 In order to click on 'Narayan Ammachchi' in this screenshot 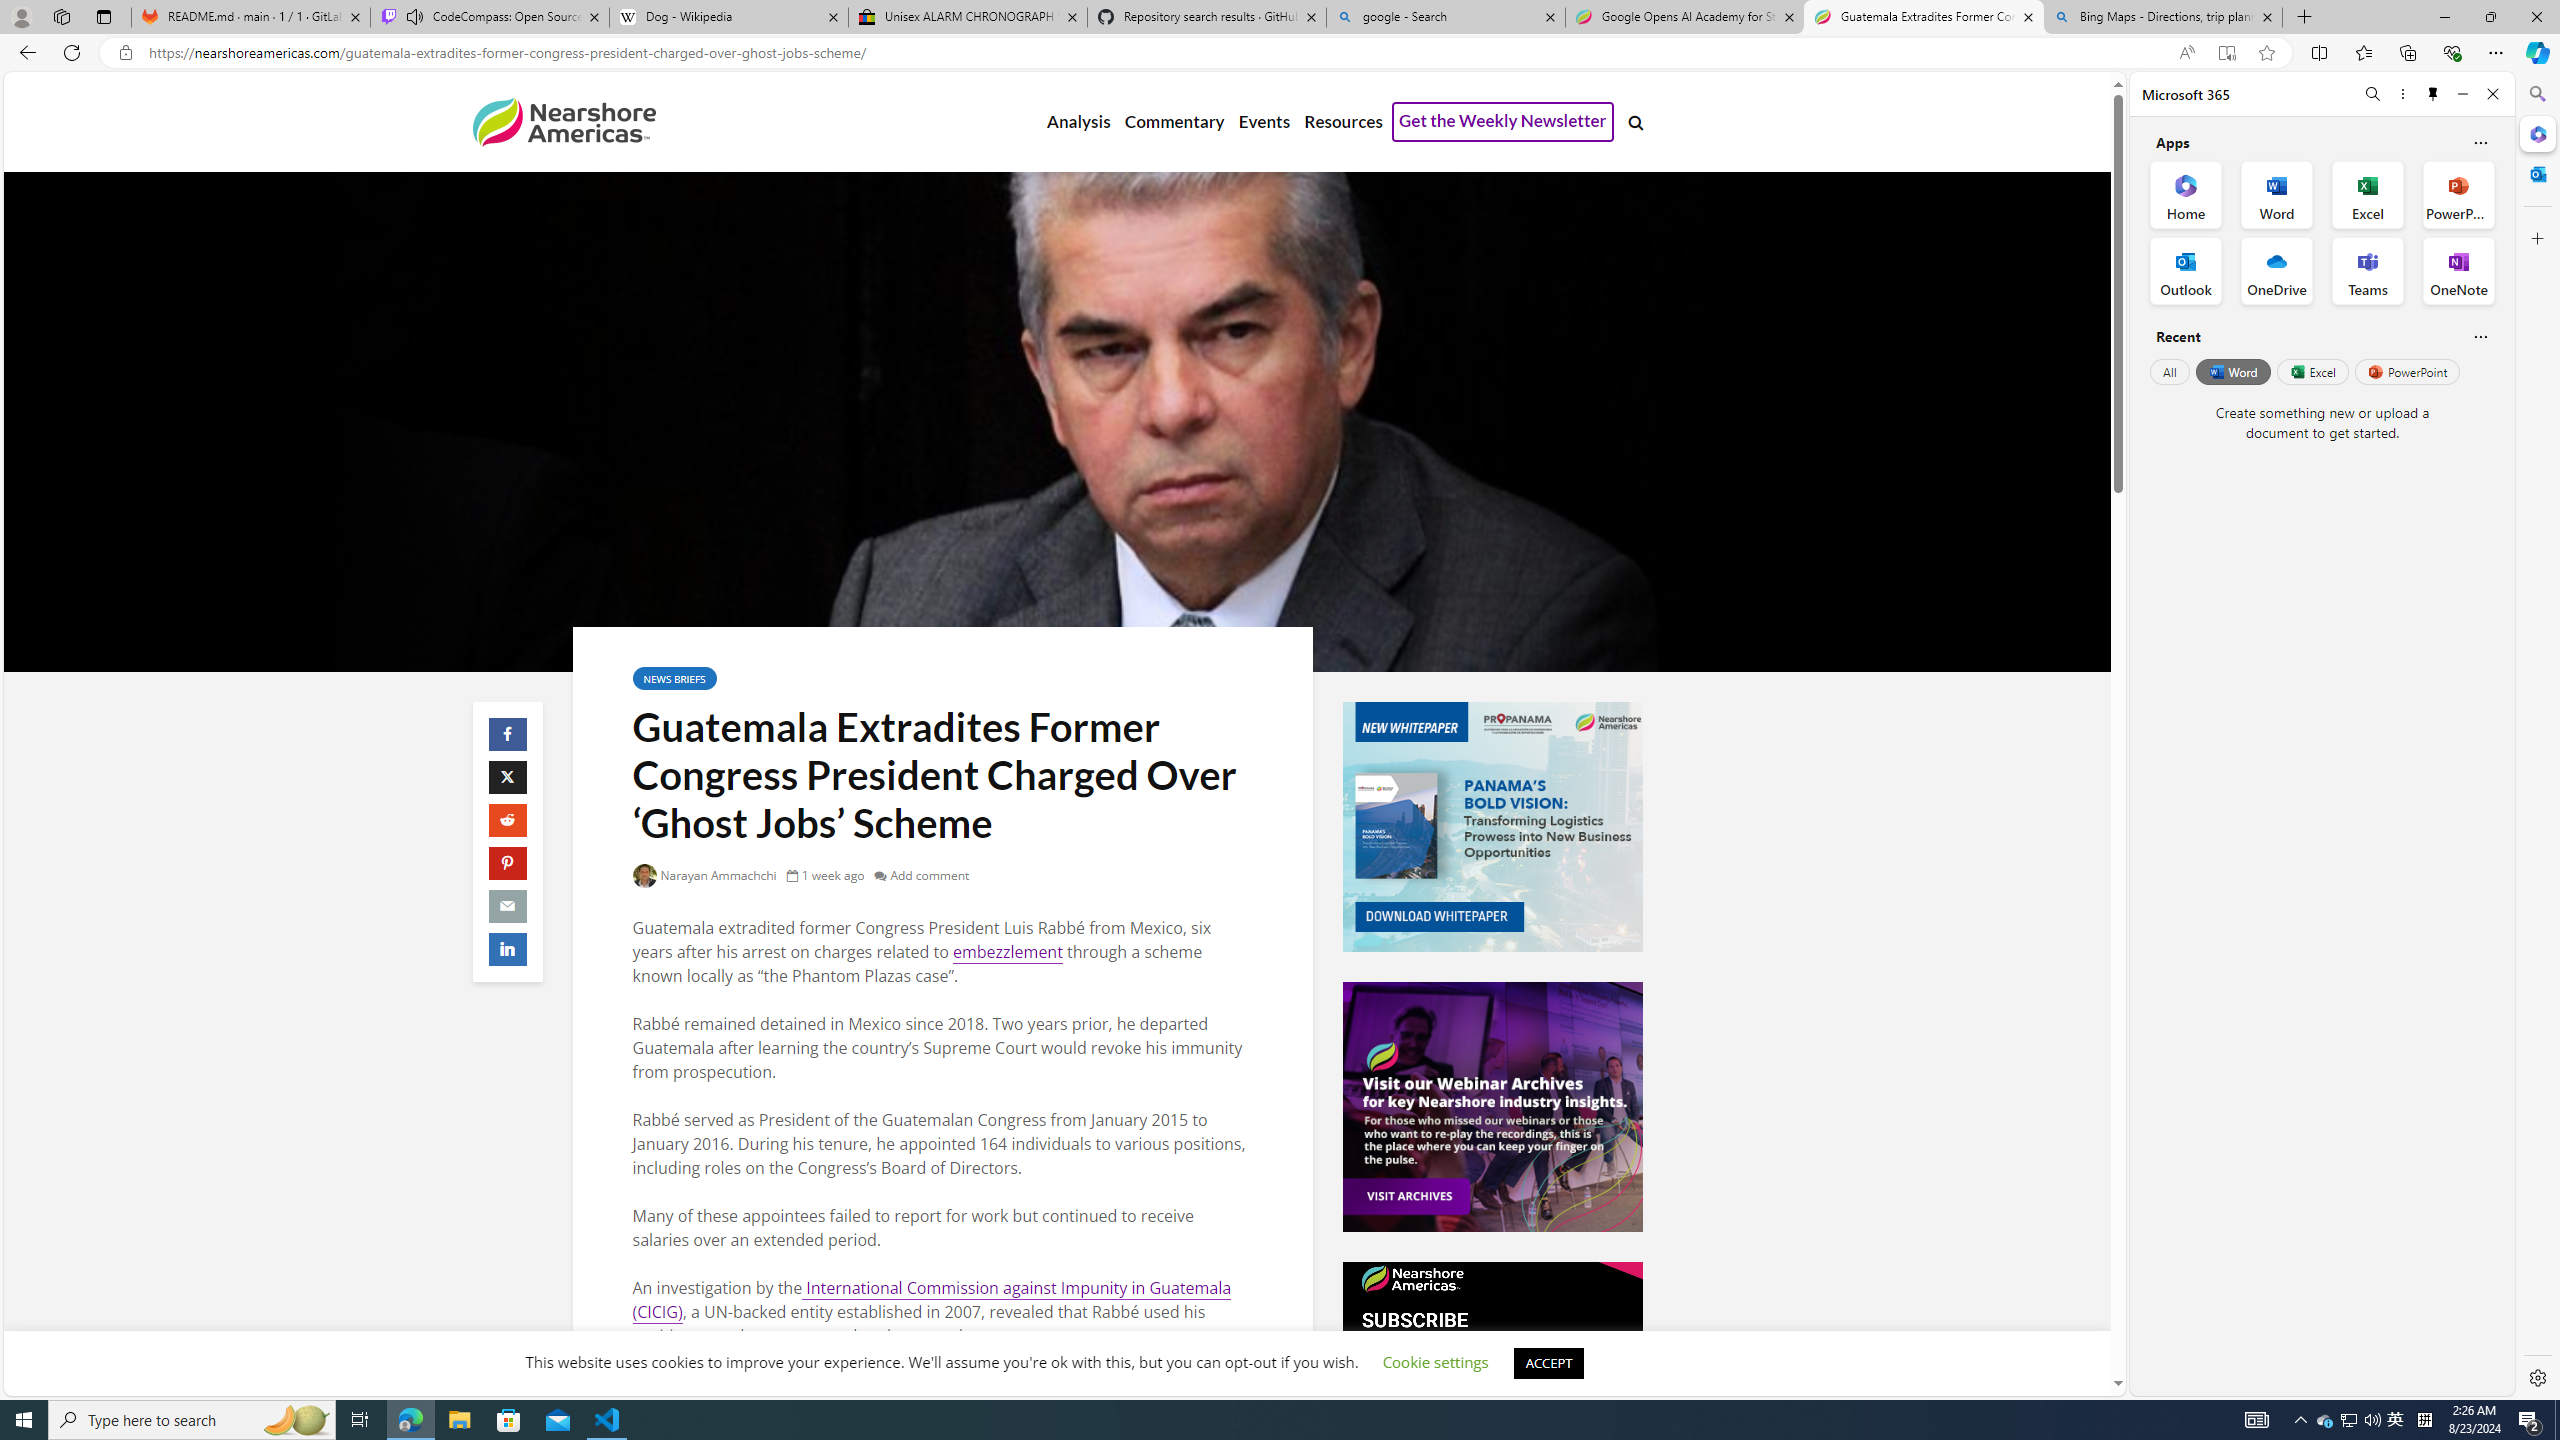, I will do `click(705, 874)`.